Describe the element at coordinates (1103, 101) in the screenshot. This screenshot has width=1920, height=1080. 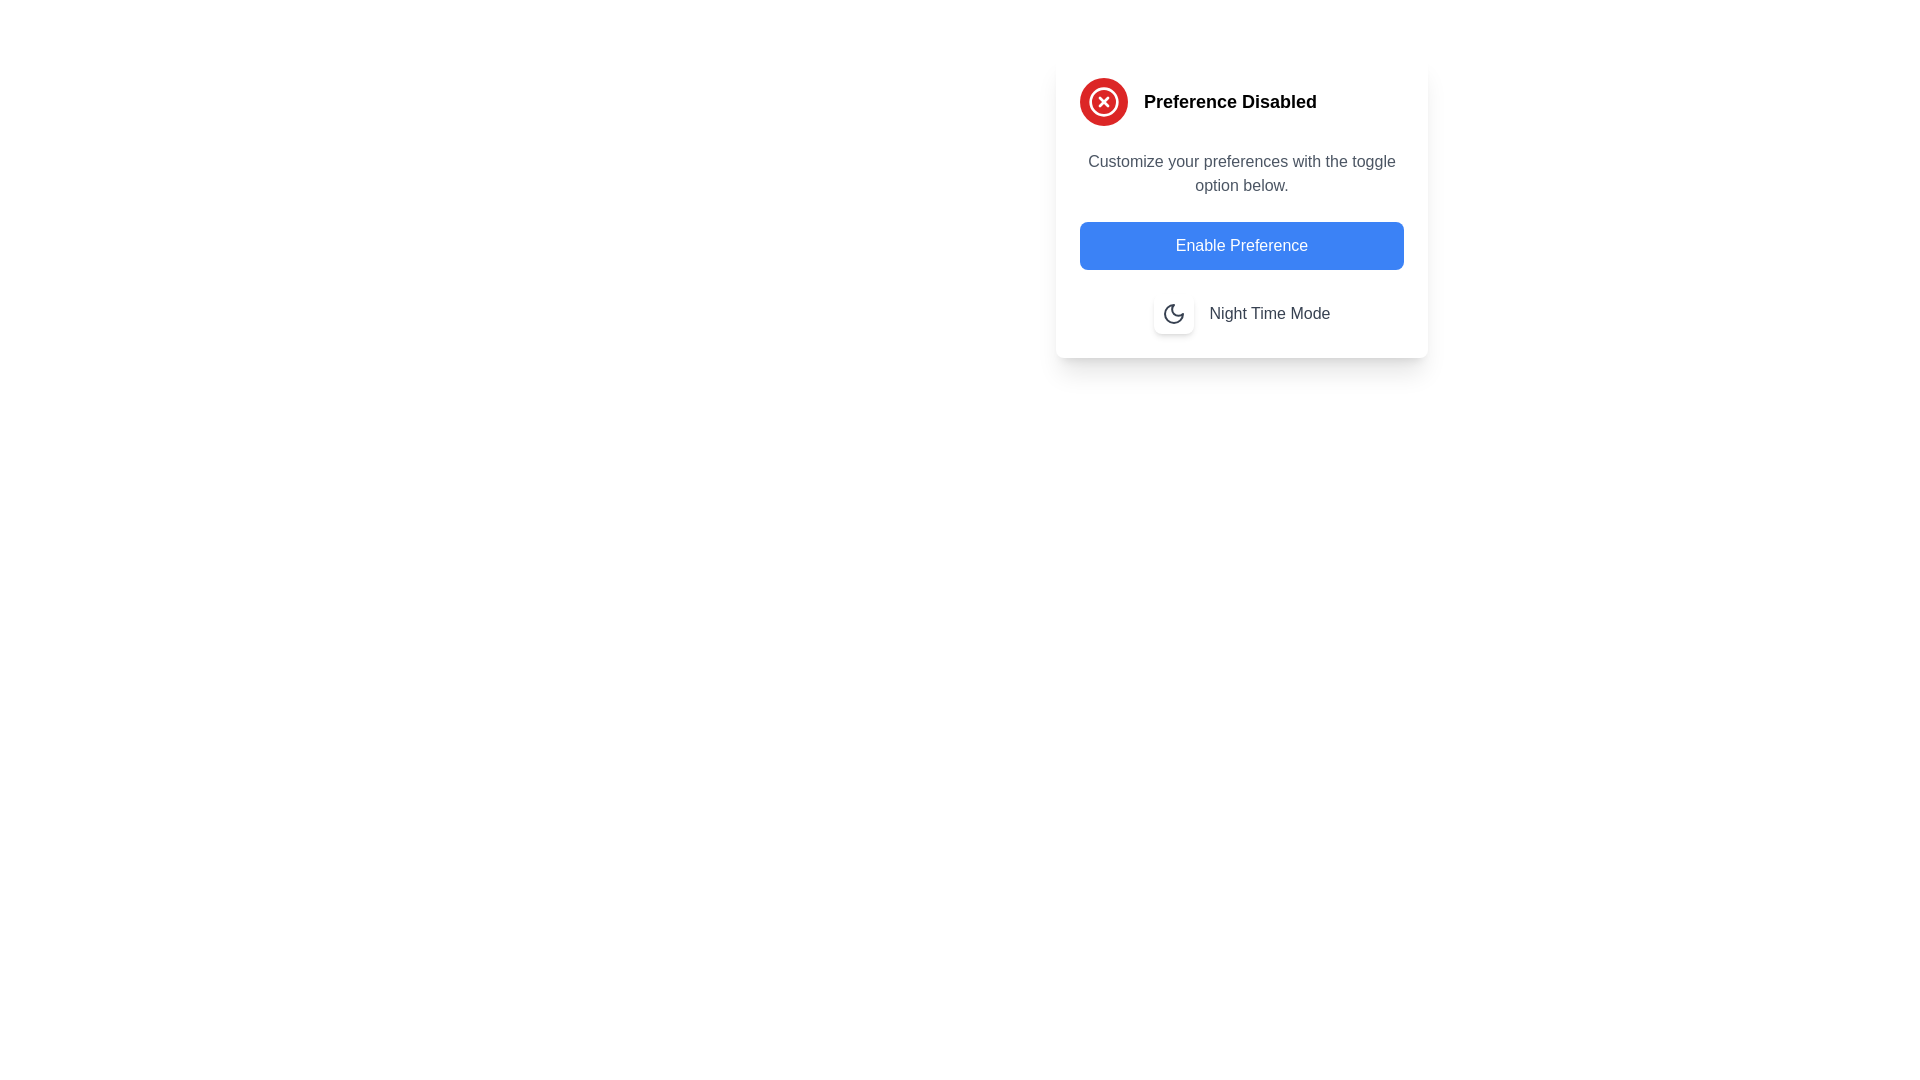
I see `the icon indicating a disabled or error state related to preferences, located to the left of the 'Preference Disabled' text` at that location.